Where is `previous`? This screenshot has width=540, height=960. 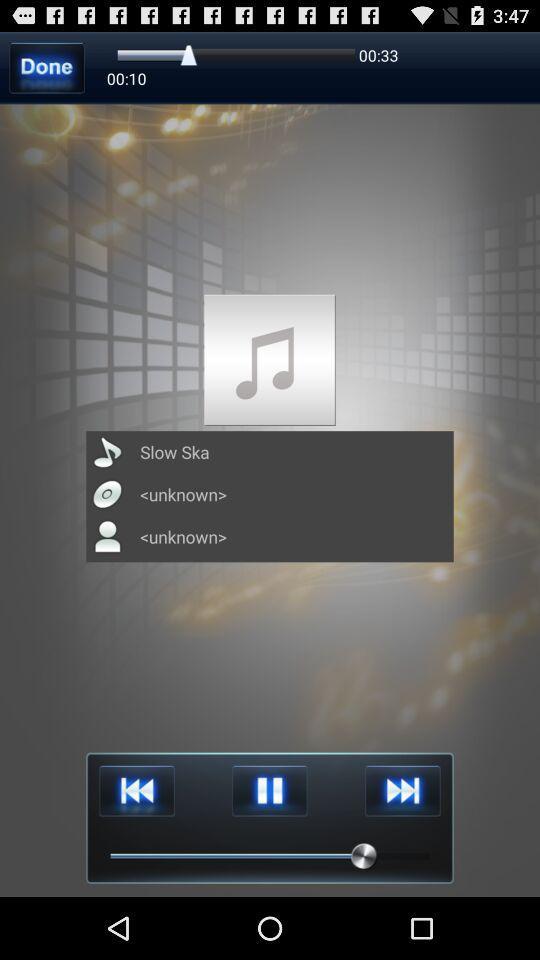 previous is located at coordinates (136, 791).